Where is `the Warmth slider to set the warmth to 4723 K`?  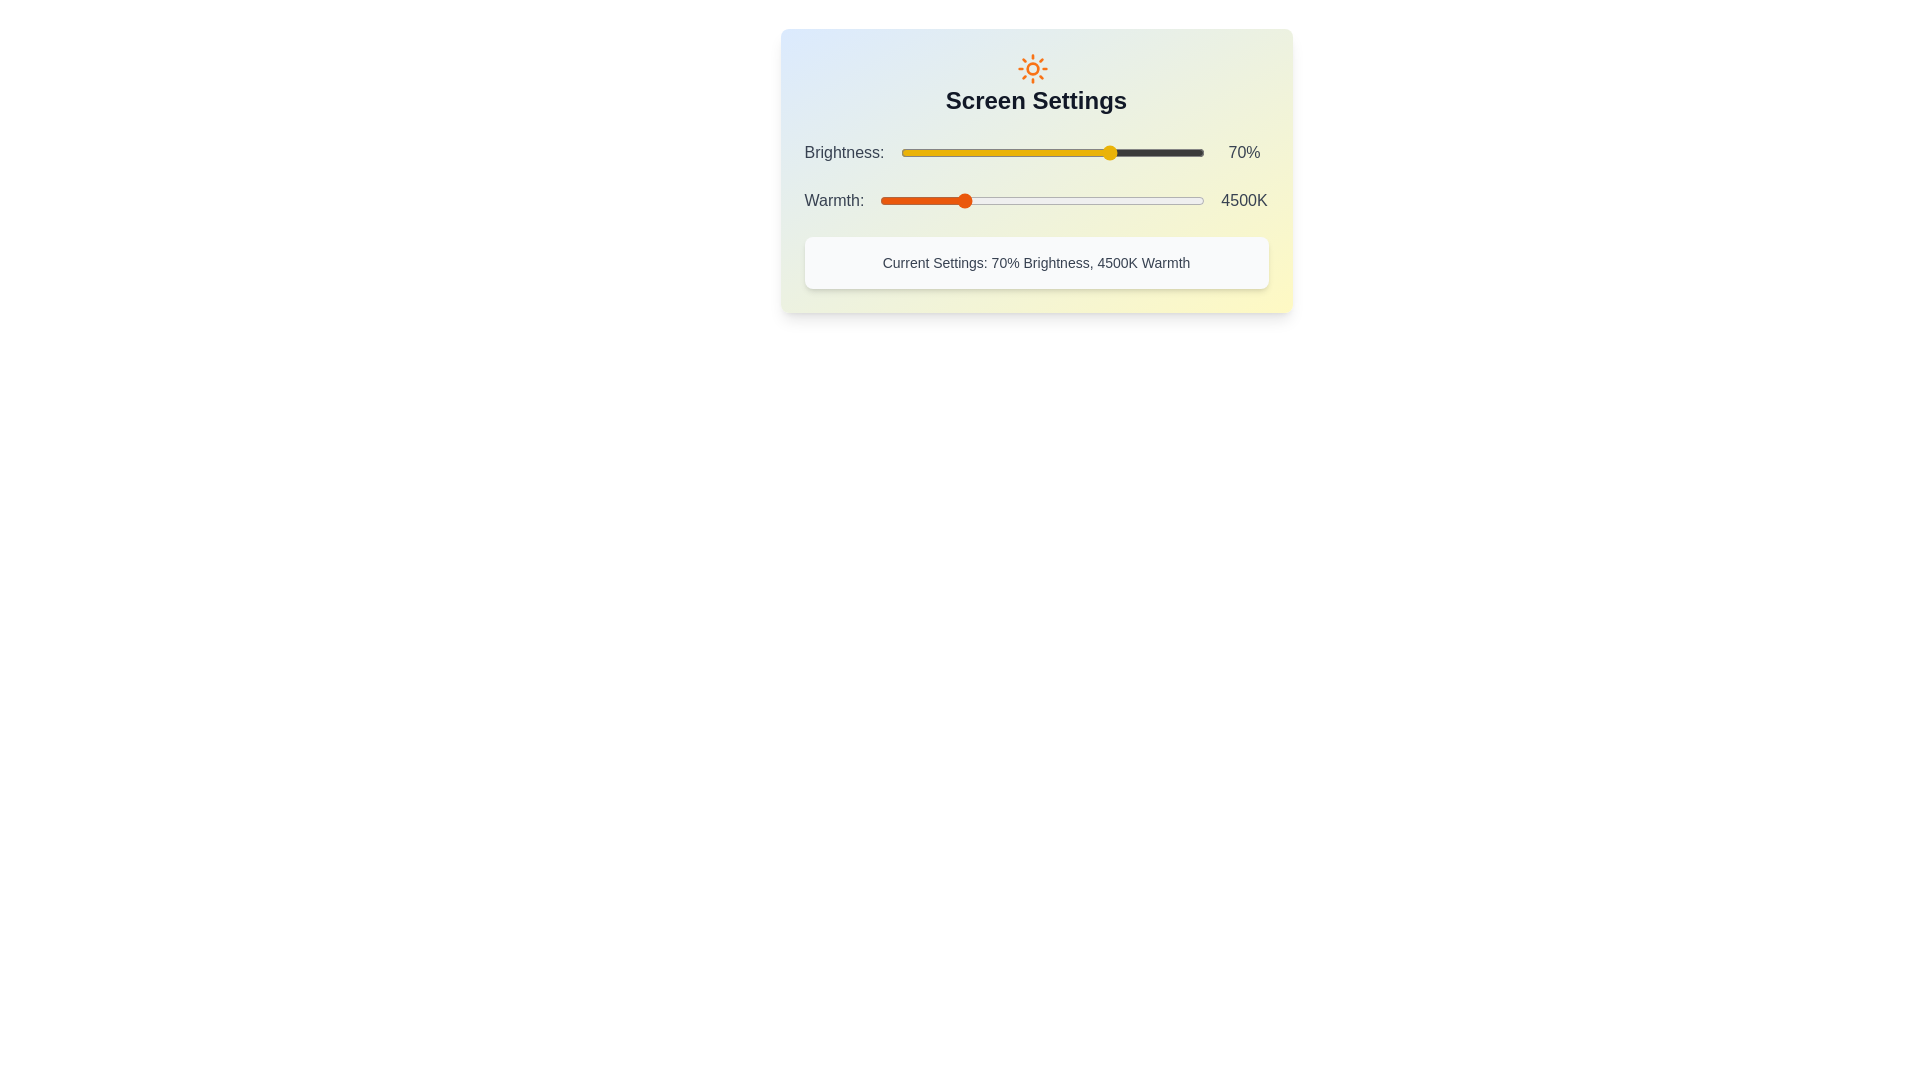
the Warmth slider to set the warmth to 4723 K is located at coordinates (973, 200).